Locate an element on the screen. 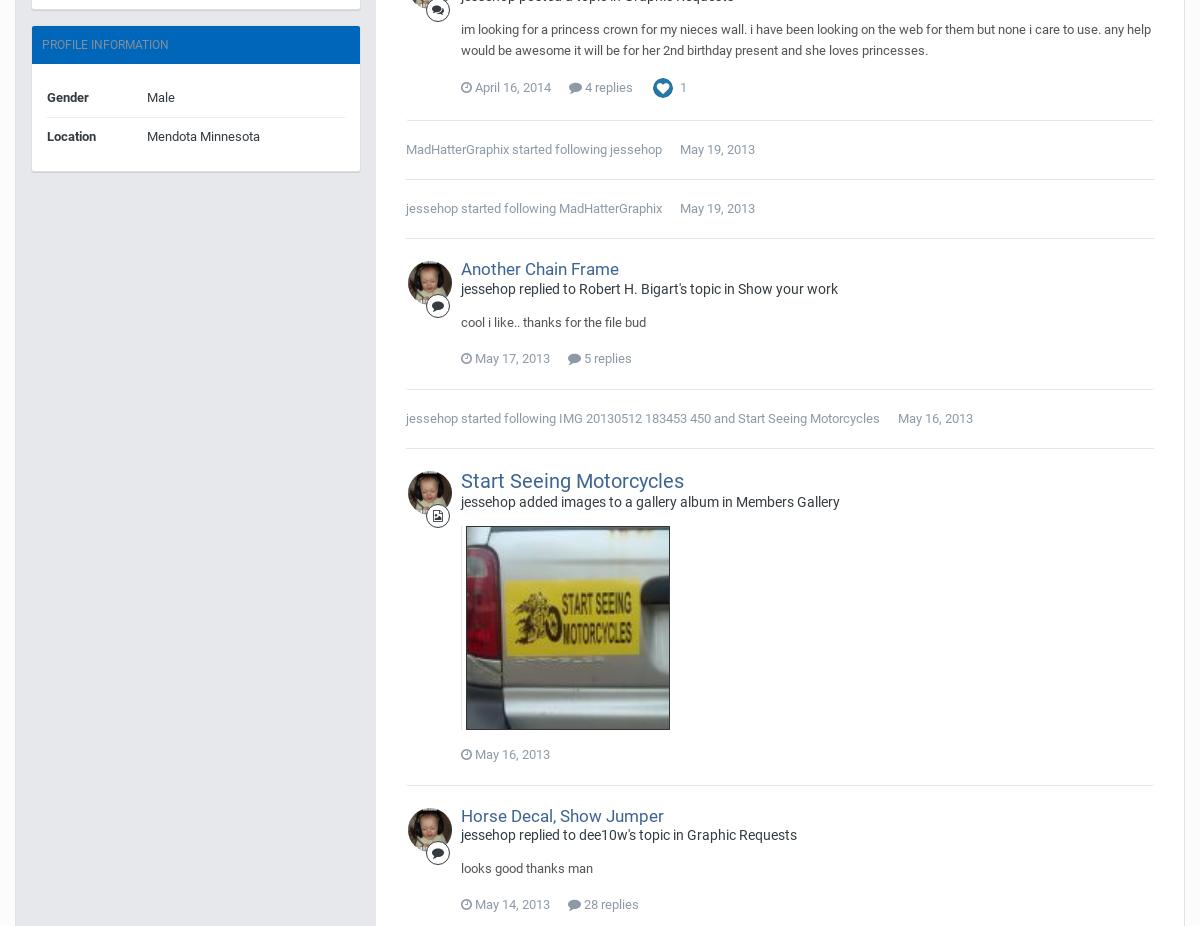 The height and width of the screenshot is (926, 1200). '5 replies' is located at coordinates (606, 357).